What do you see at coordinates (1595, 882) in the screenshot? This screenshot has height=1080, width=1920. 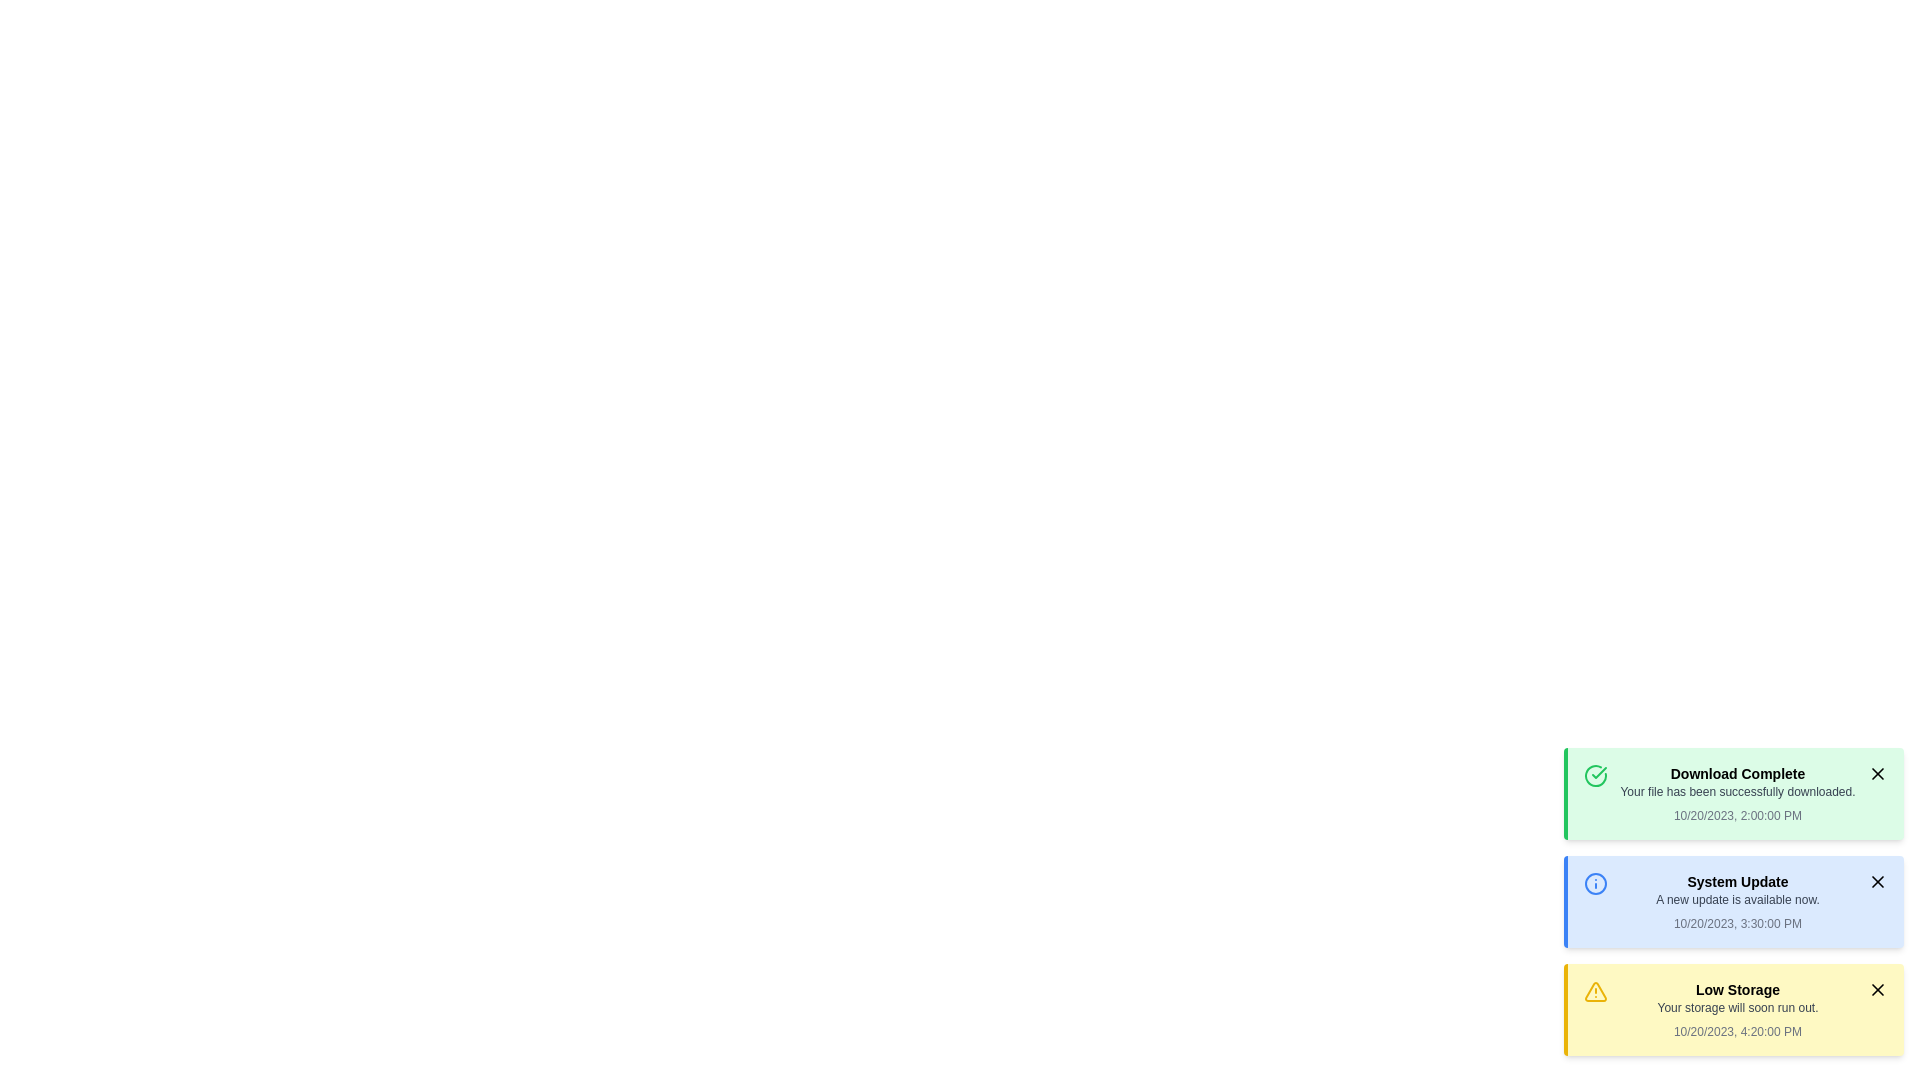 I see `the blue circular graphic within the 'System Update' notification card located in the upper-left corner of the card` at bounding box center [1595, 882].